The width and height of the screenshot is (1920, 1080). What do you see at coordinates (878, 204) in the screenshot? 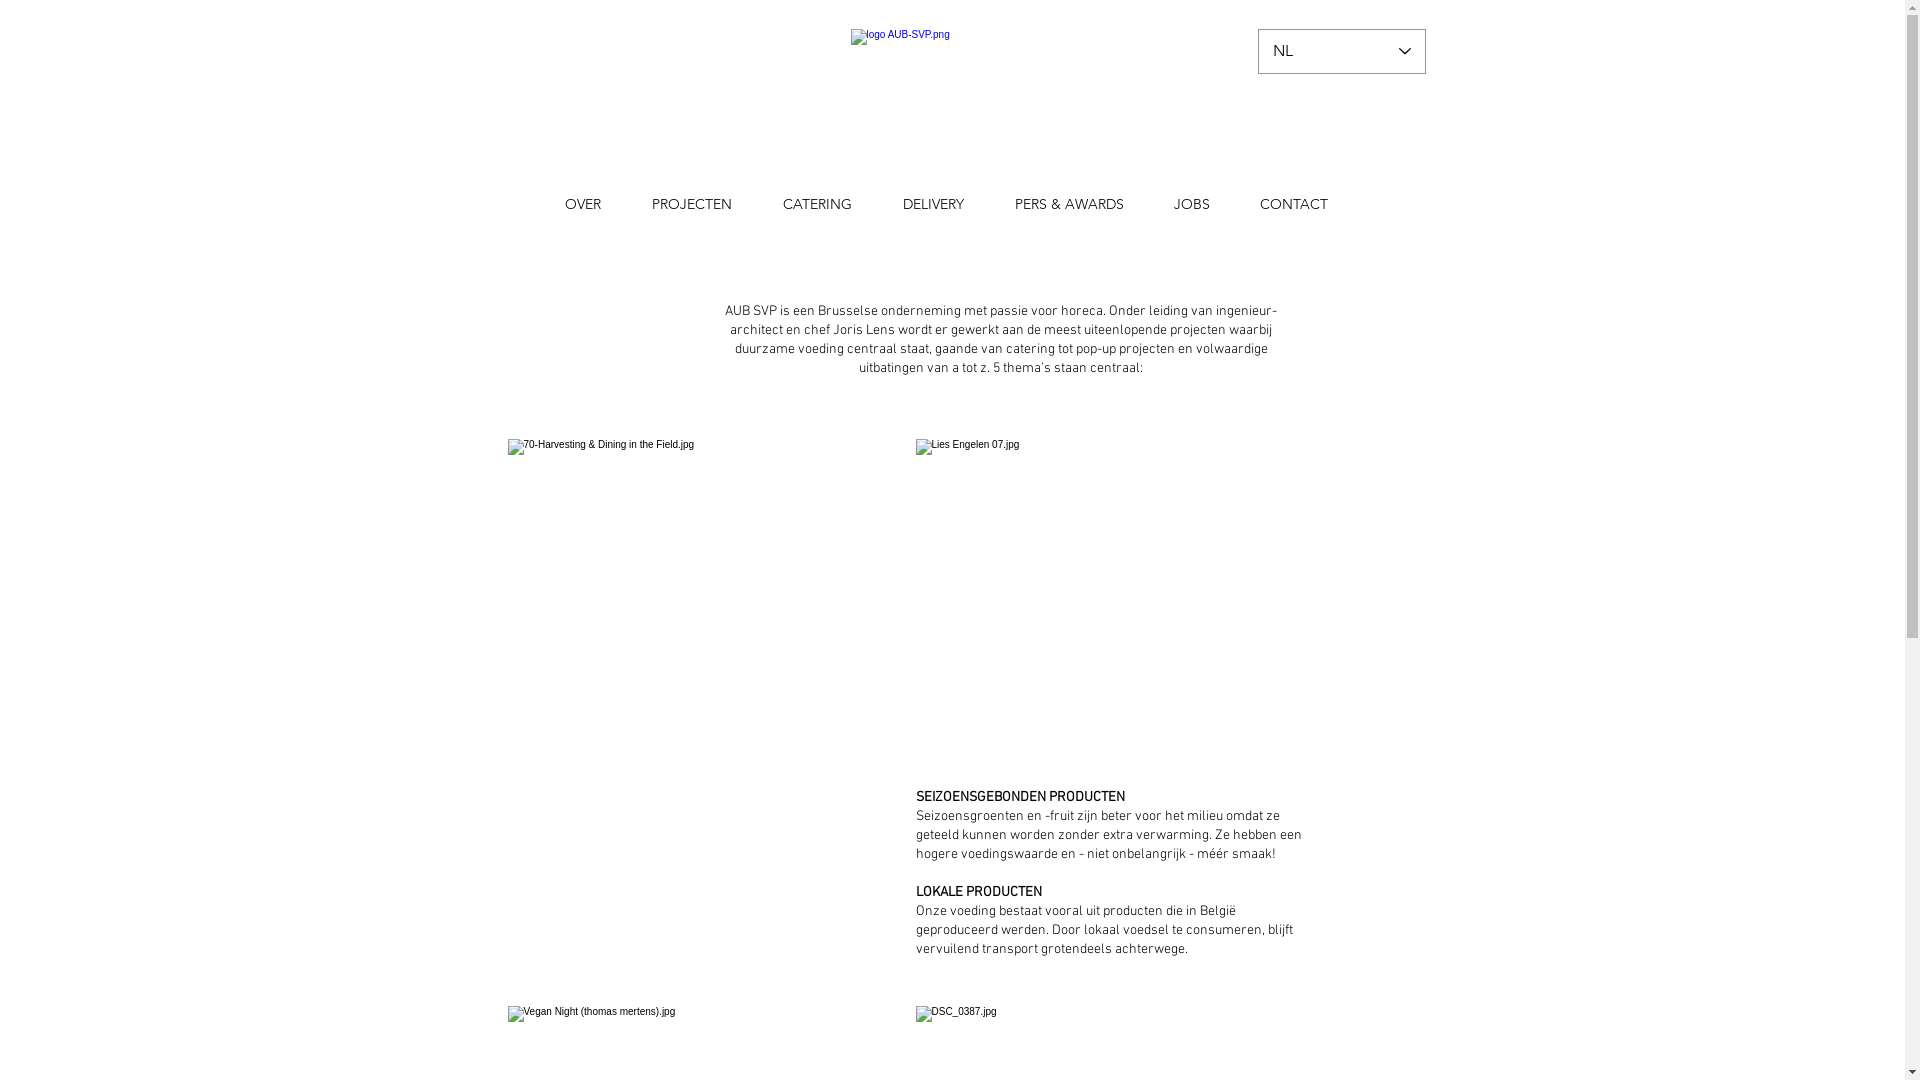
I see `'DELIVERY'` at bounding box center [878, 204].